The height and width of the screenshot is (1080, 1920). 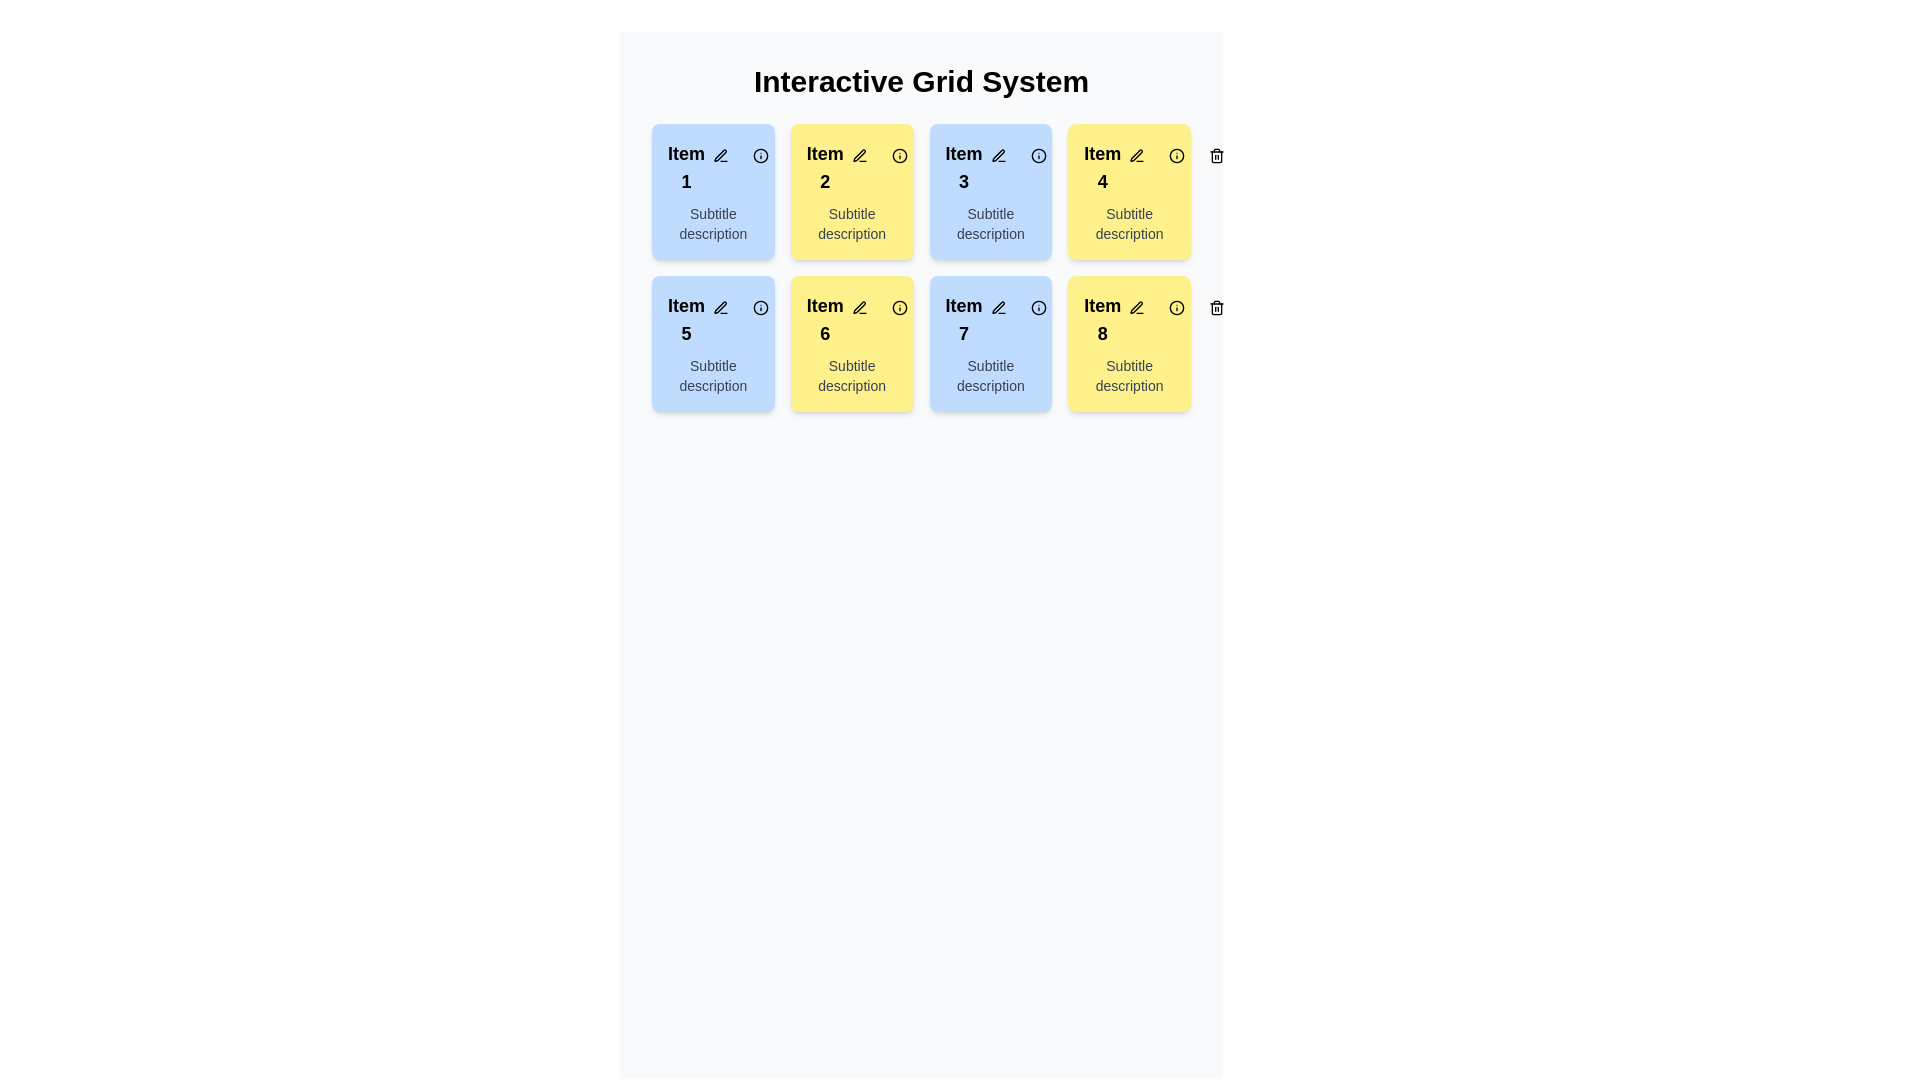 I want to click on the second circular information button located between the pencil icon and the trash bin icon for 'Item 3', so click(x=1038, y=154).